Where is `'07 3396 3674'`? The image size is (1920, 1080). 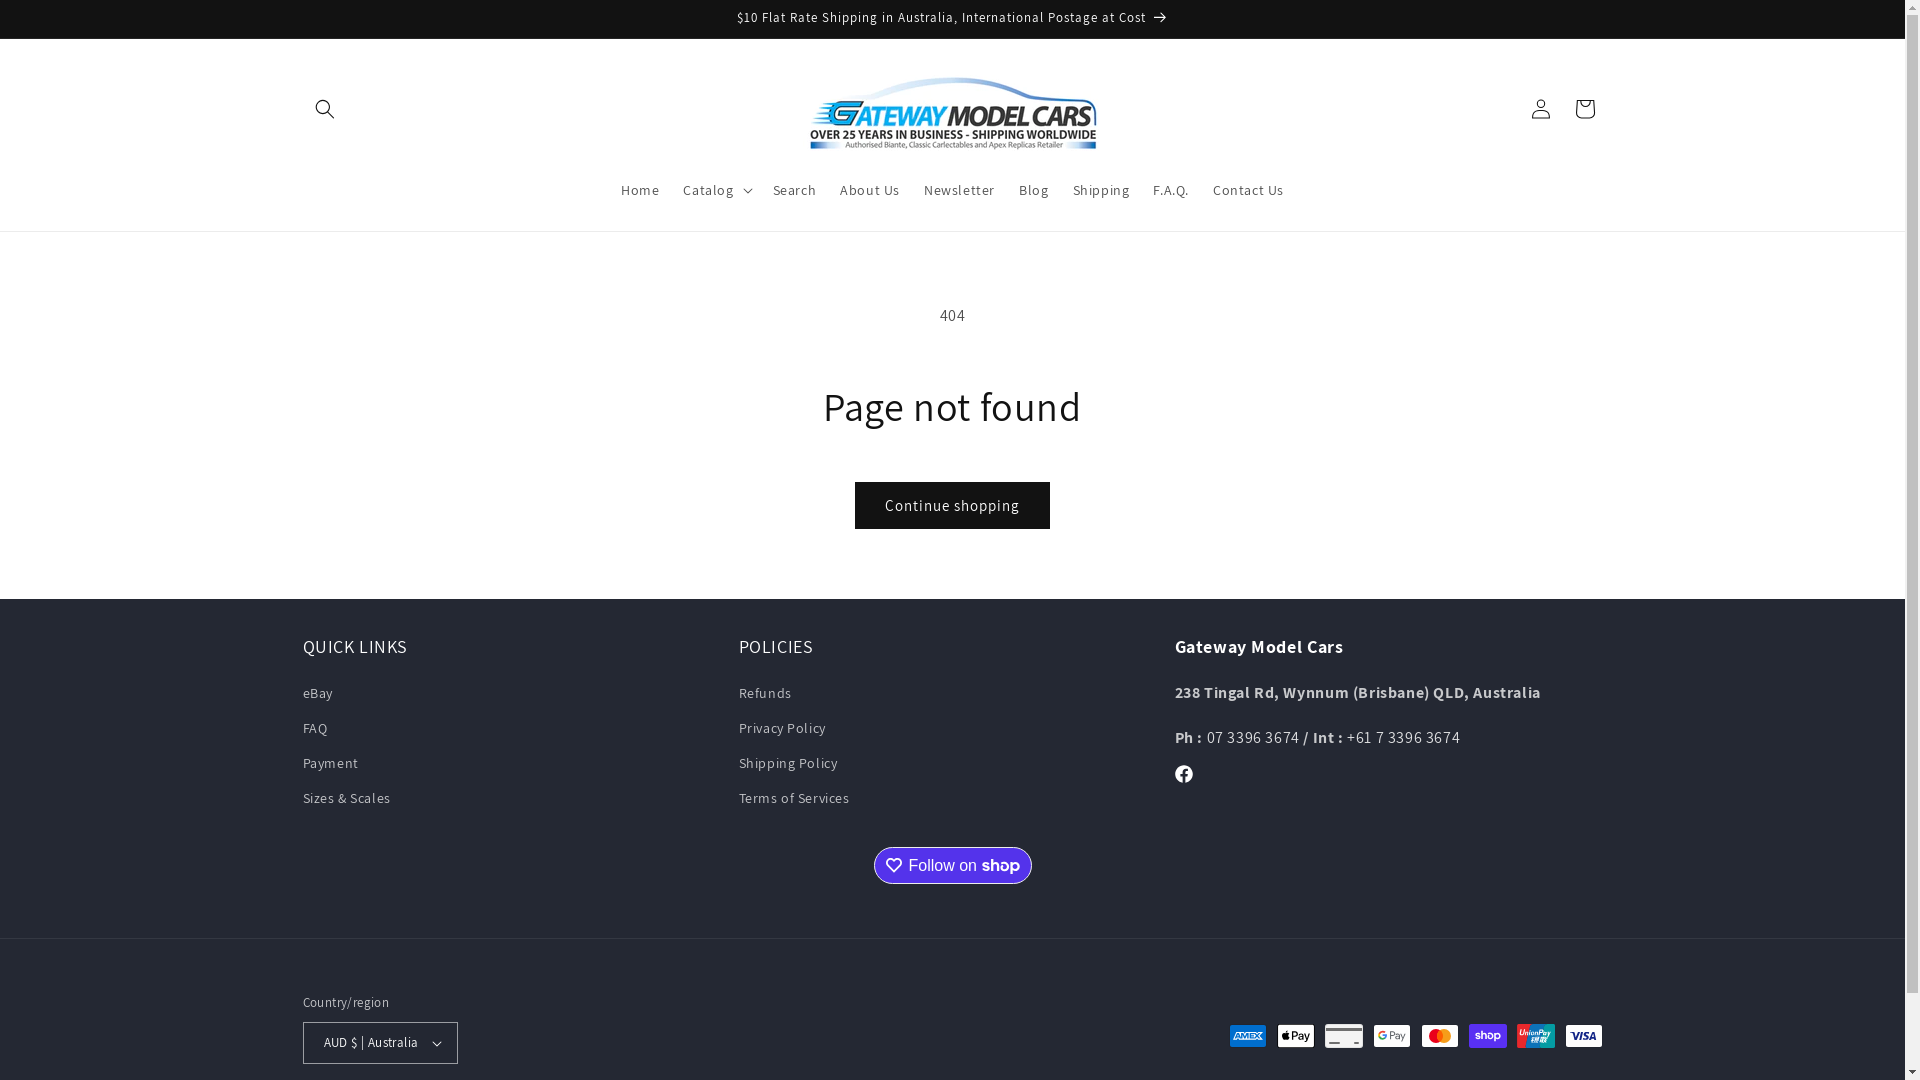 '07 3396 3674' is located at coordinates (1205, 737).